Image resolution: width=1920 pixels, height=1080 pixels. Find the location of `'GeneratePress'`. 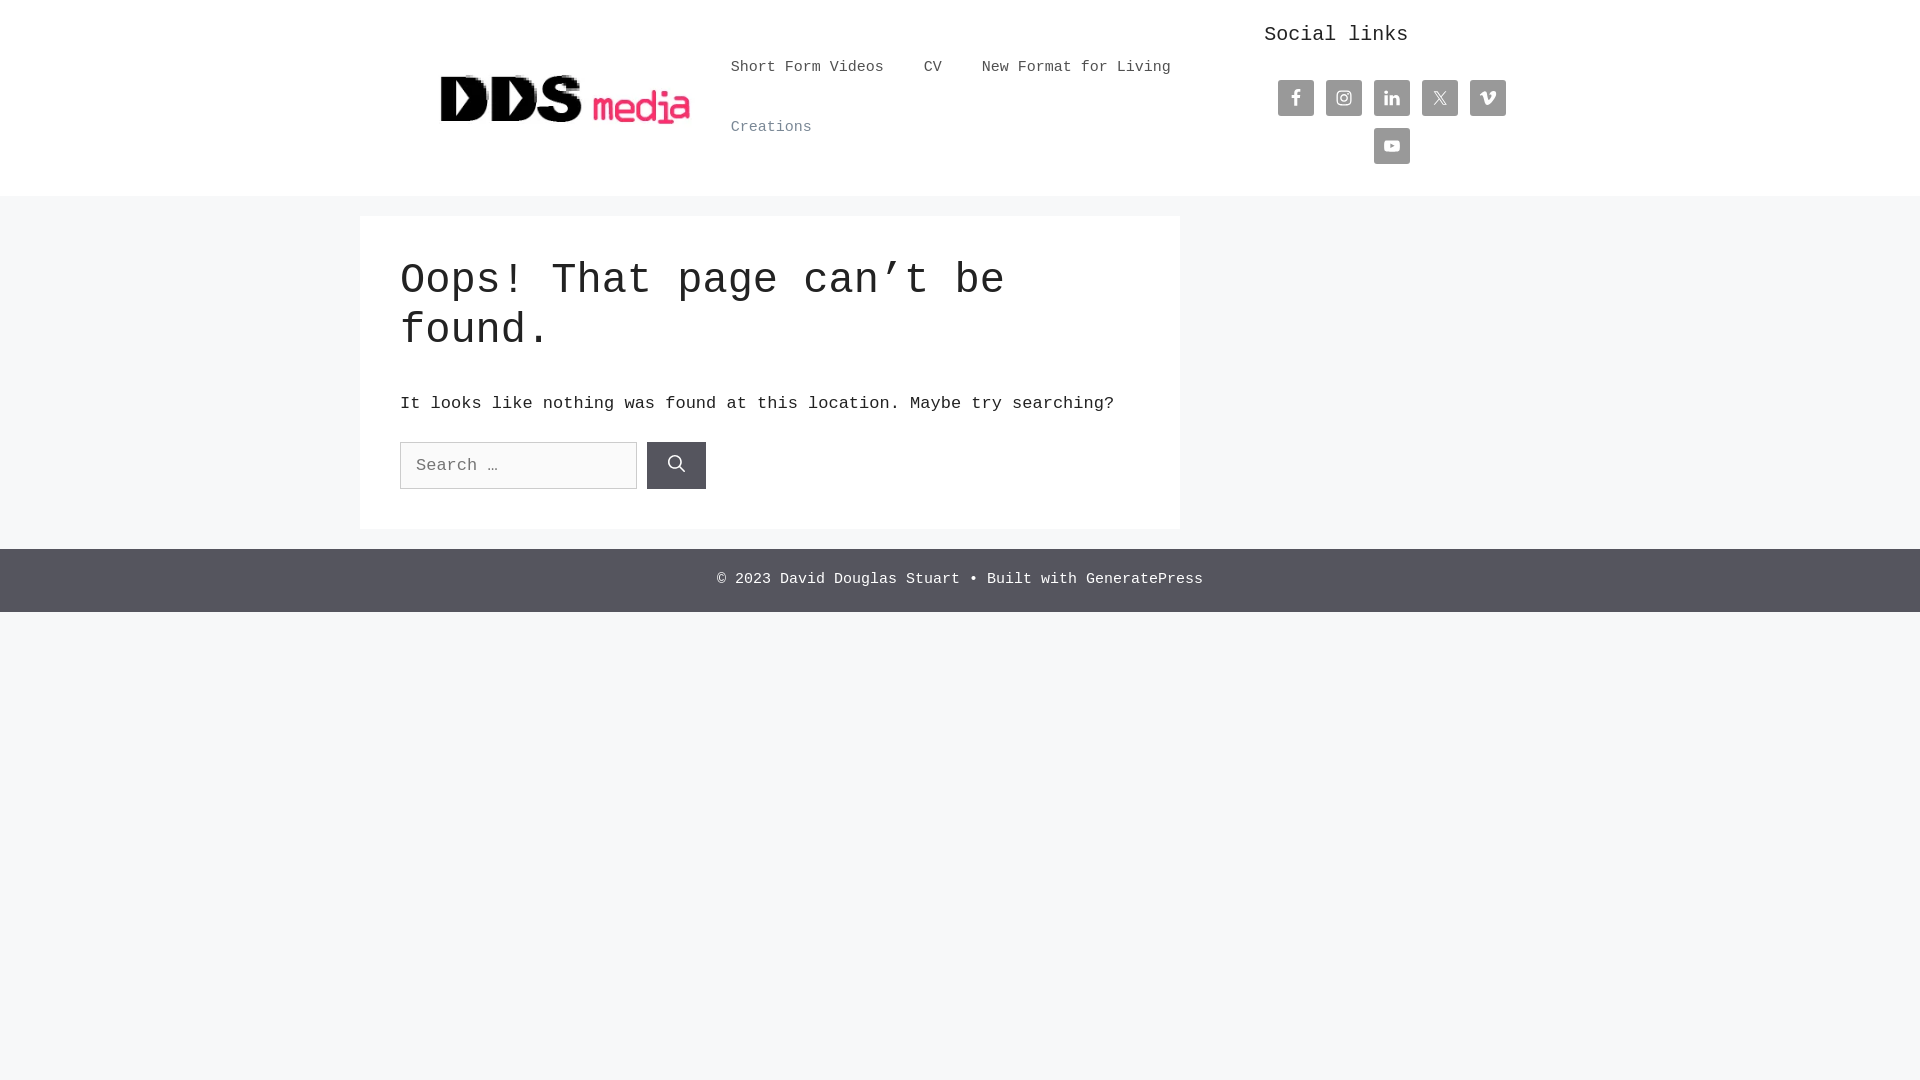

'GeneratePress' is located at coordinates (1144, 579).